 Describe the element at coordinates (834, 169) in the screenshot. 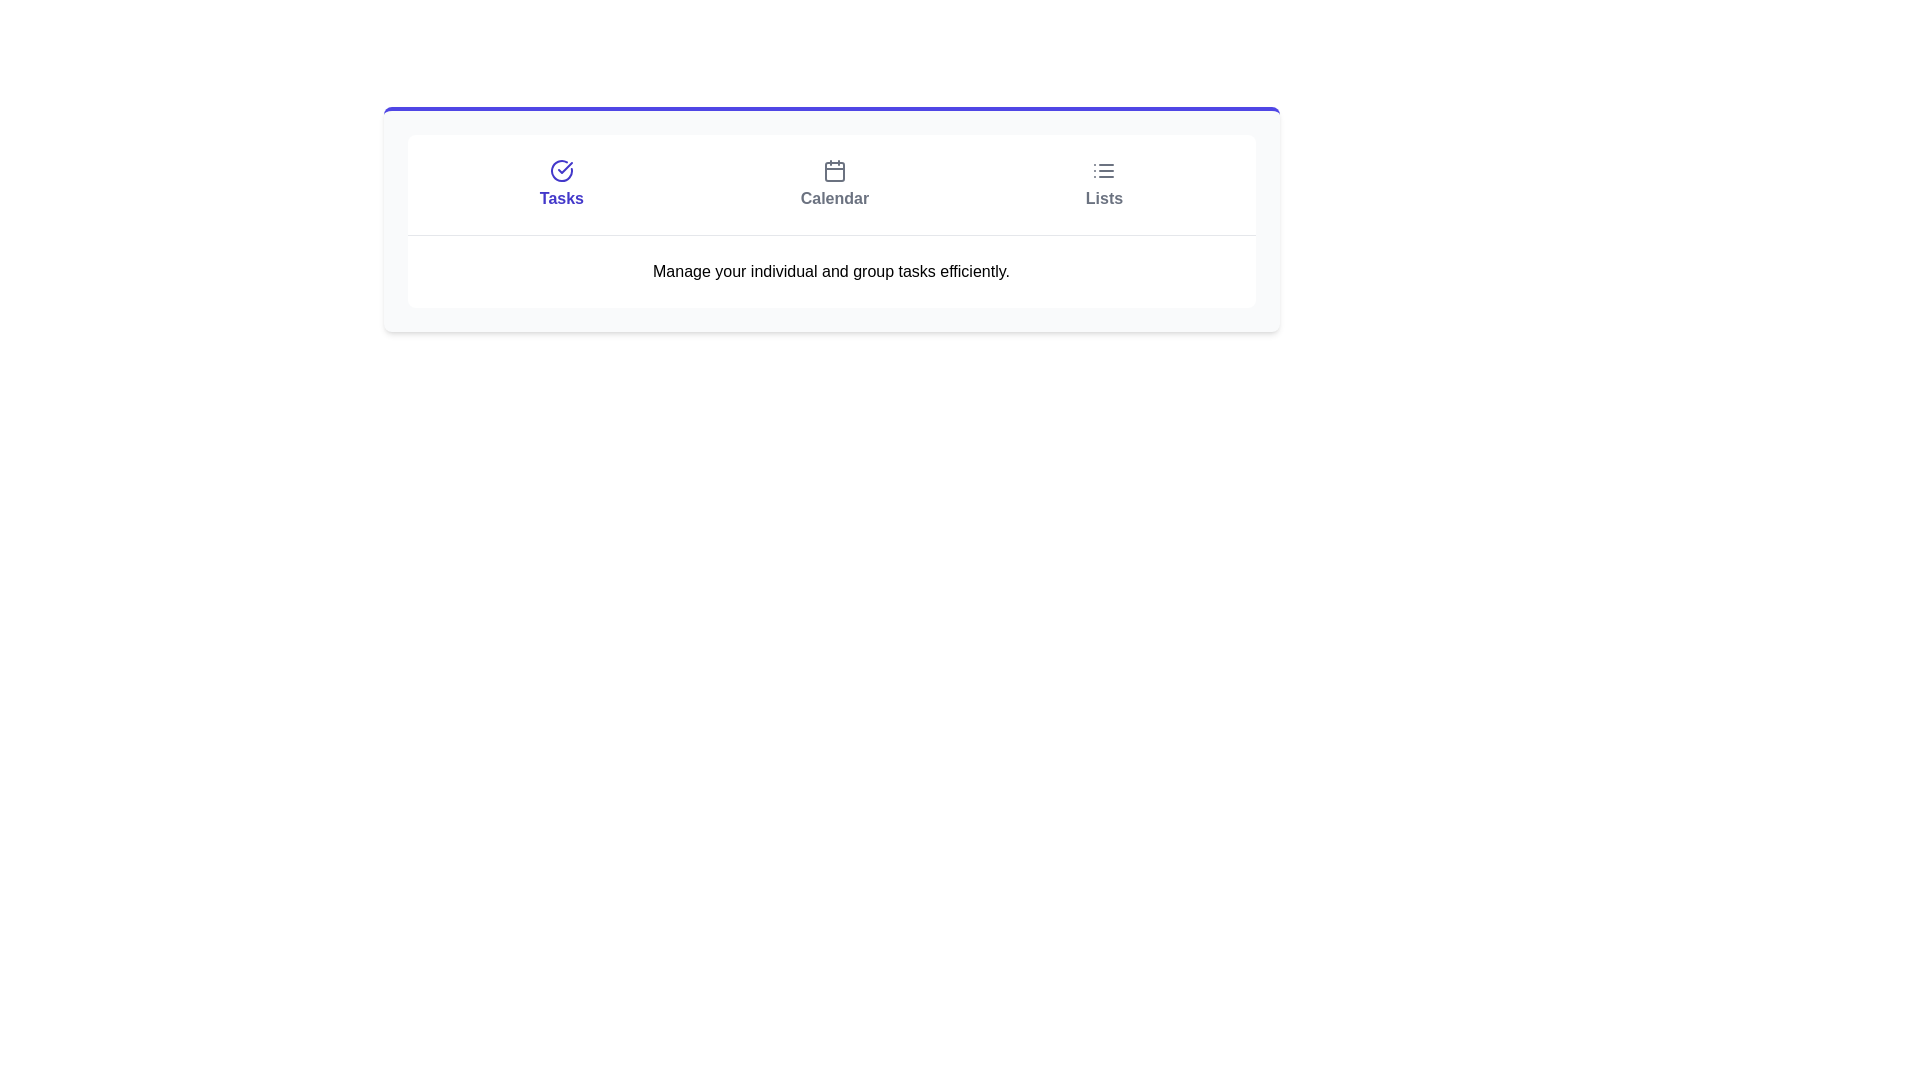

I see `the calendar icon button, which has a grid-like design and is located above the text 'Calendar'` at that location.